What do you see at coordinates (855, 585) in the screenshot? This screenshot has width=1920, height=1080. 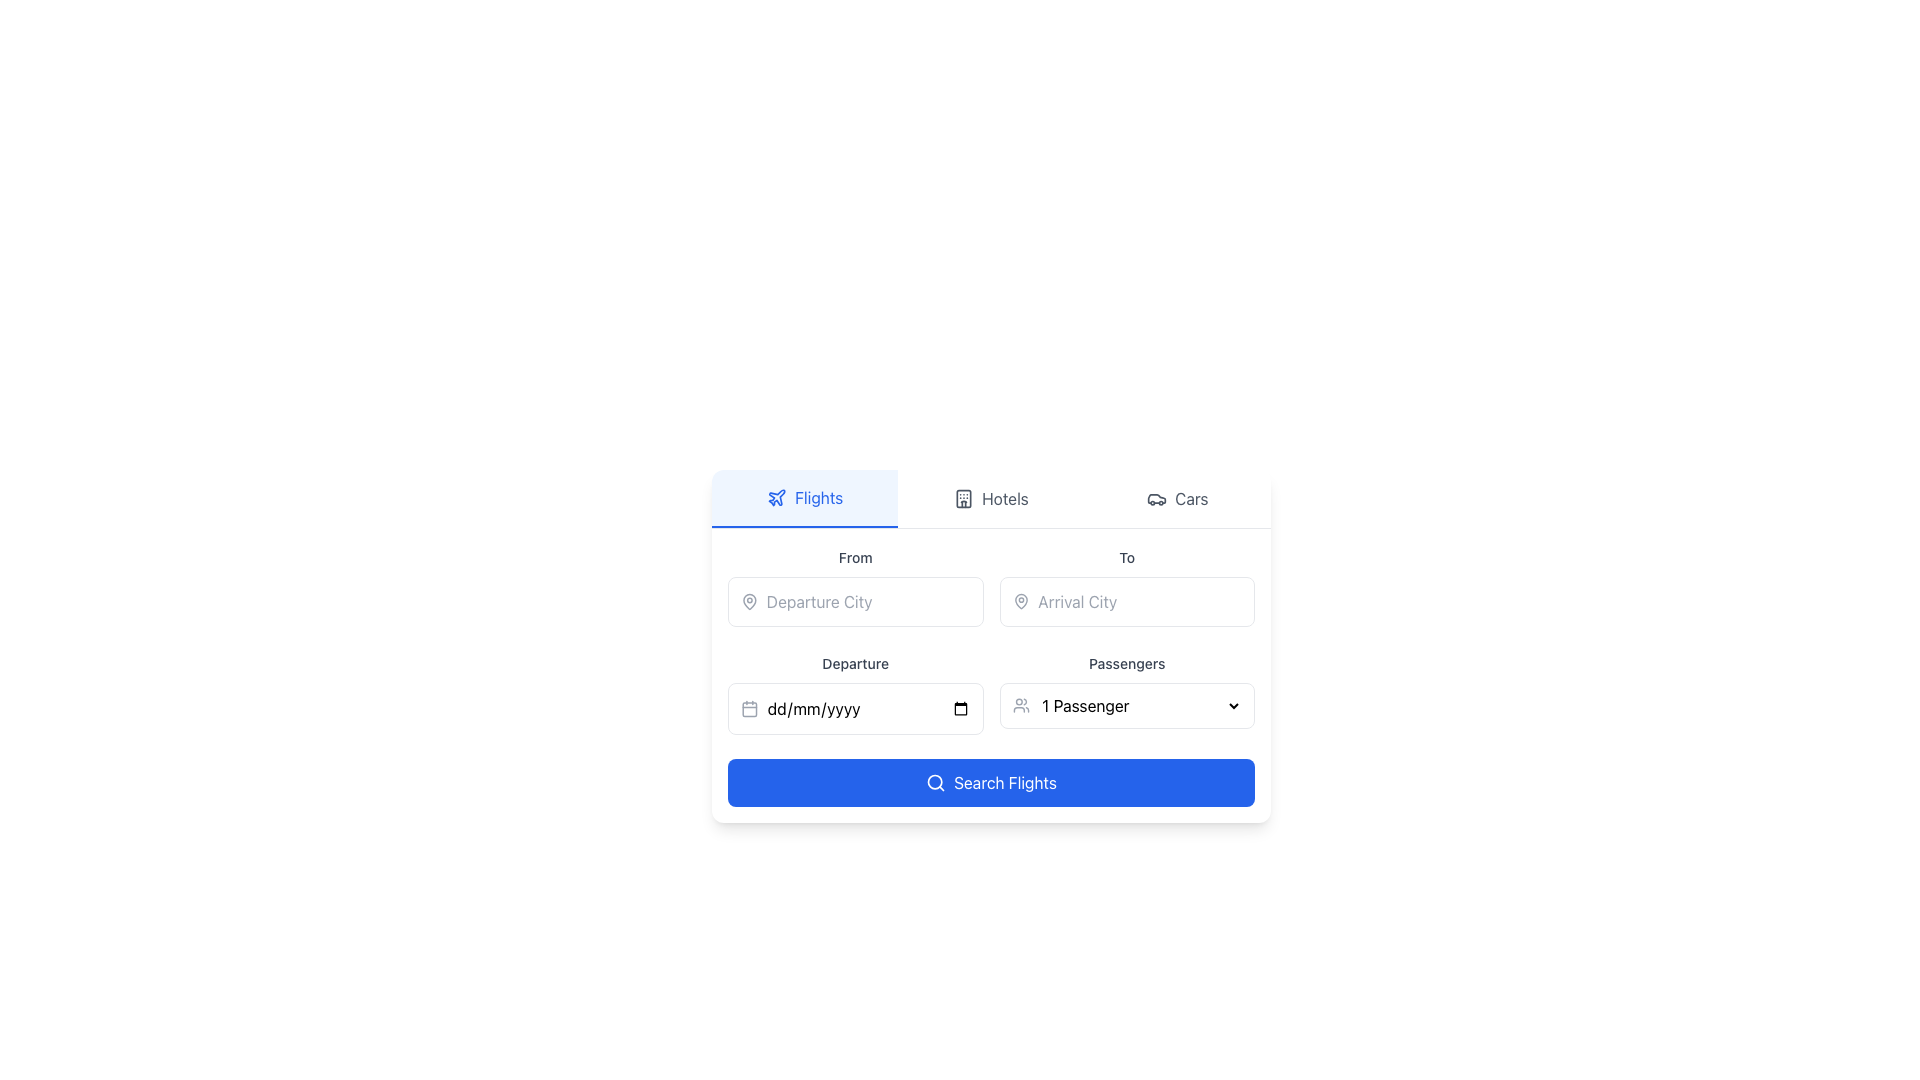 I see `the input field labeled 'From' which has a placeholder 'Departure City'` at bounding box center [855, 585].